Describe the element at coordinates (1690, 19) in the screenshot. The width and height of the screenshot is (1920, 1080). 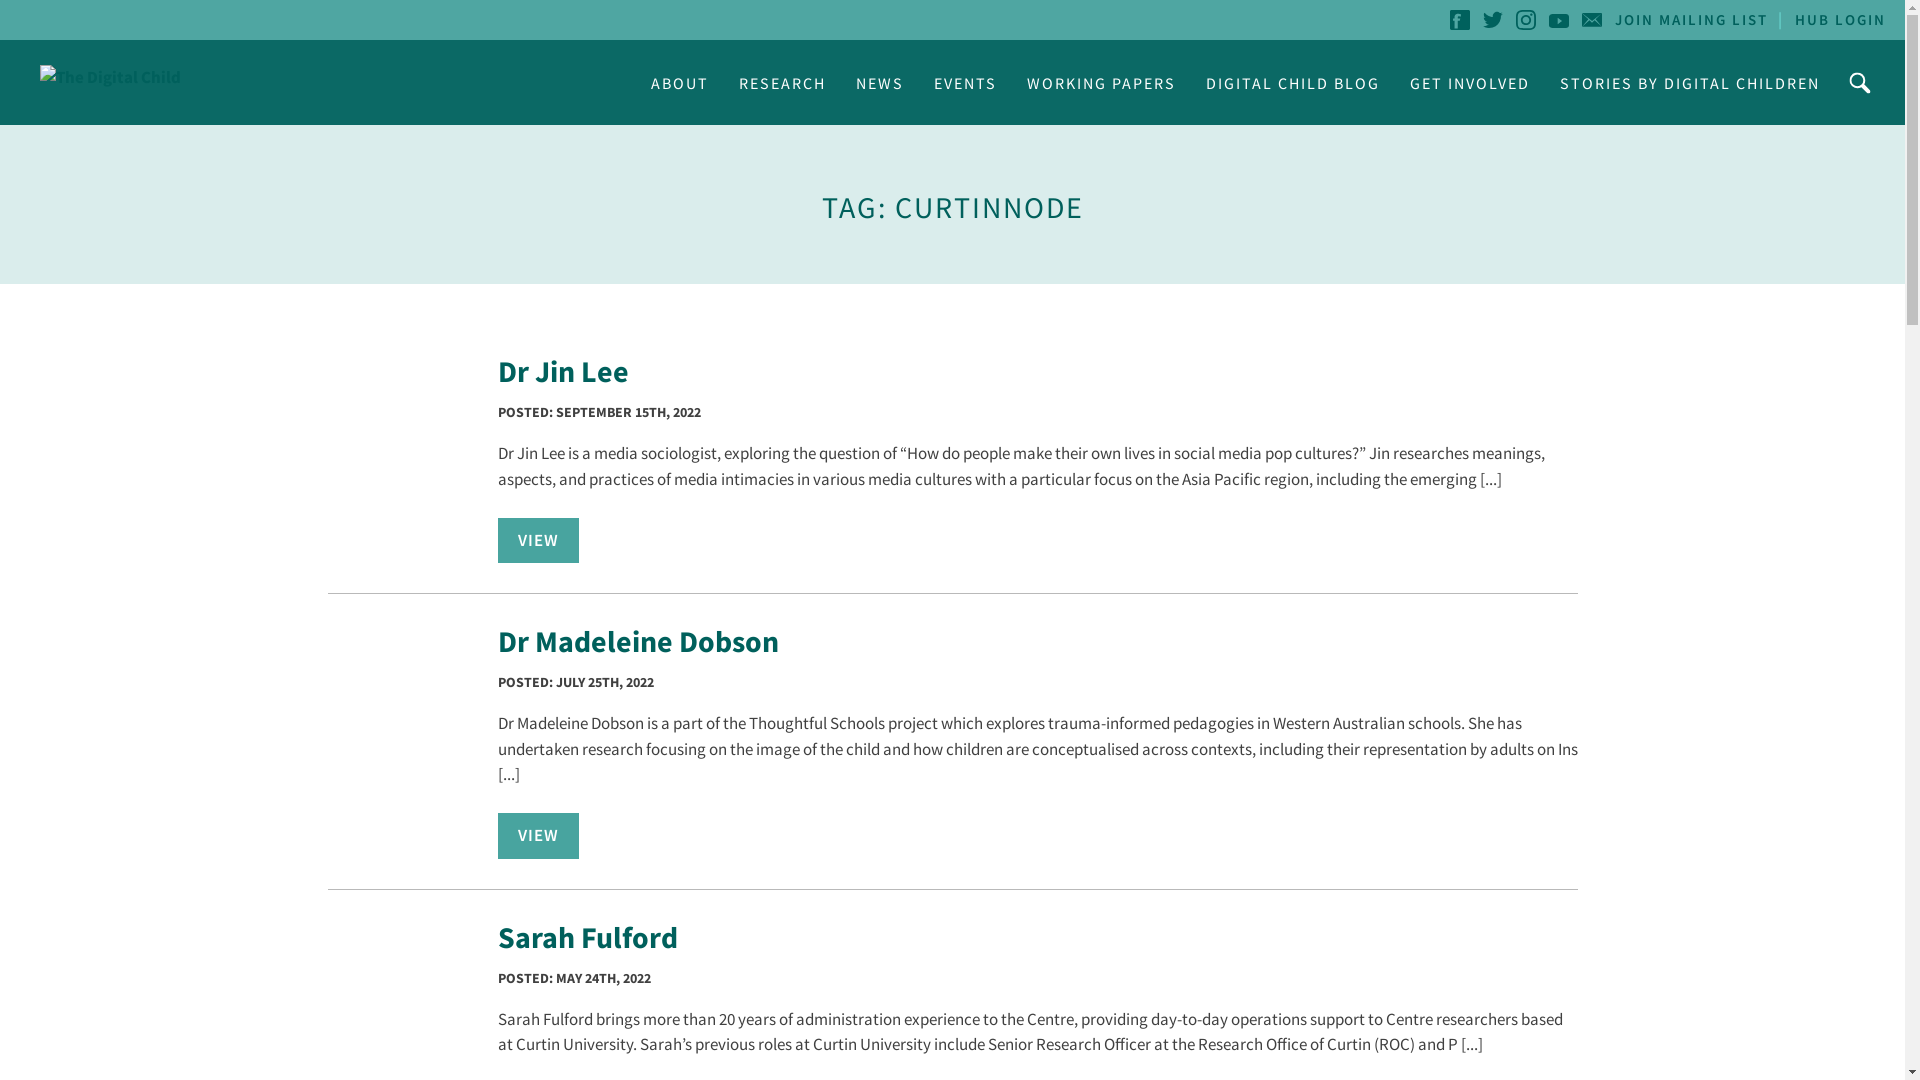
I see `'JOIN MAILING LIST'` at that location.